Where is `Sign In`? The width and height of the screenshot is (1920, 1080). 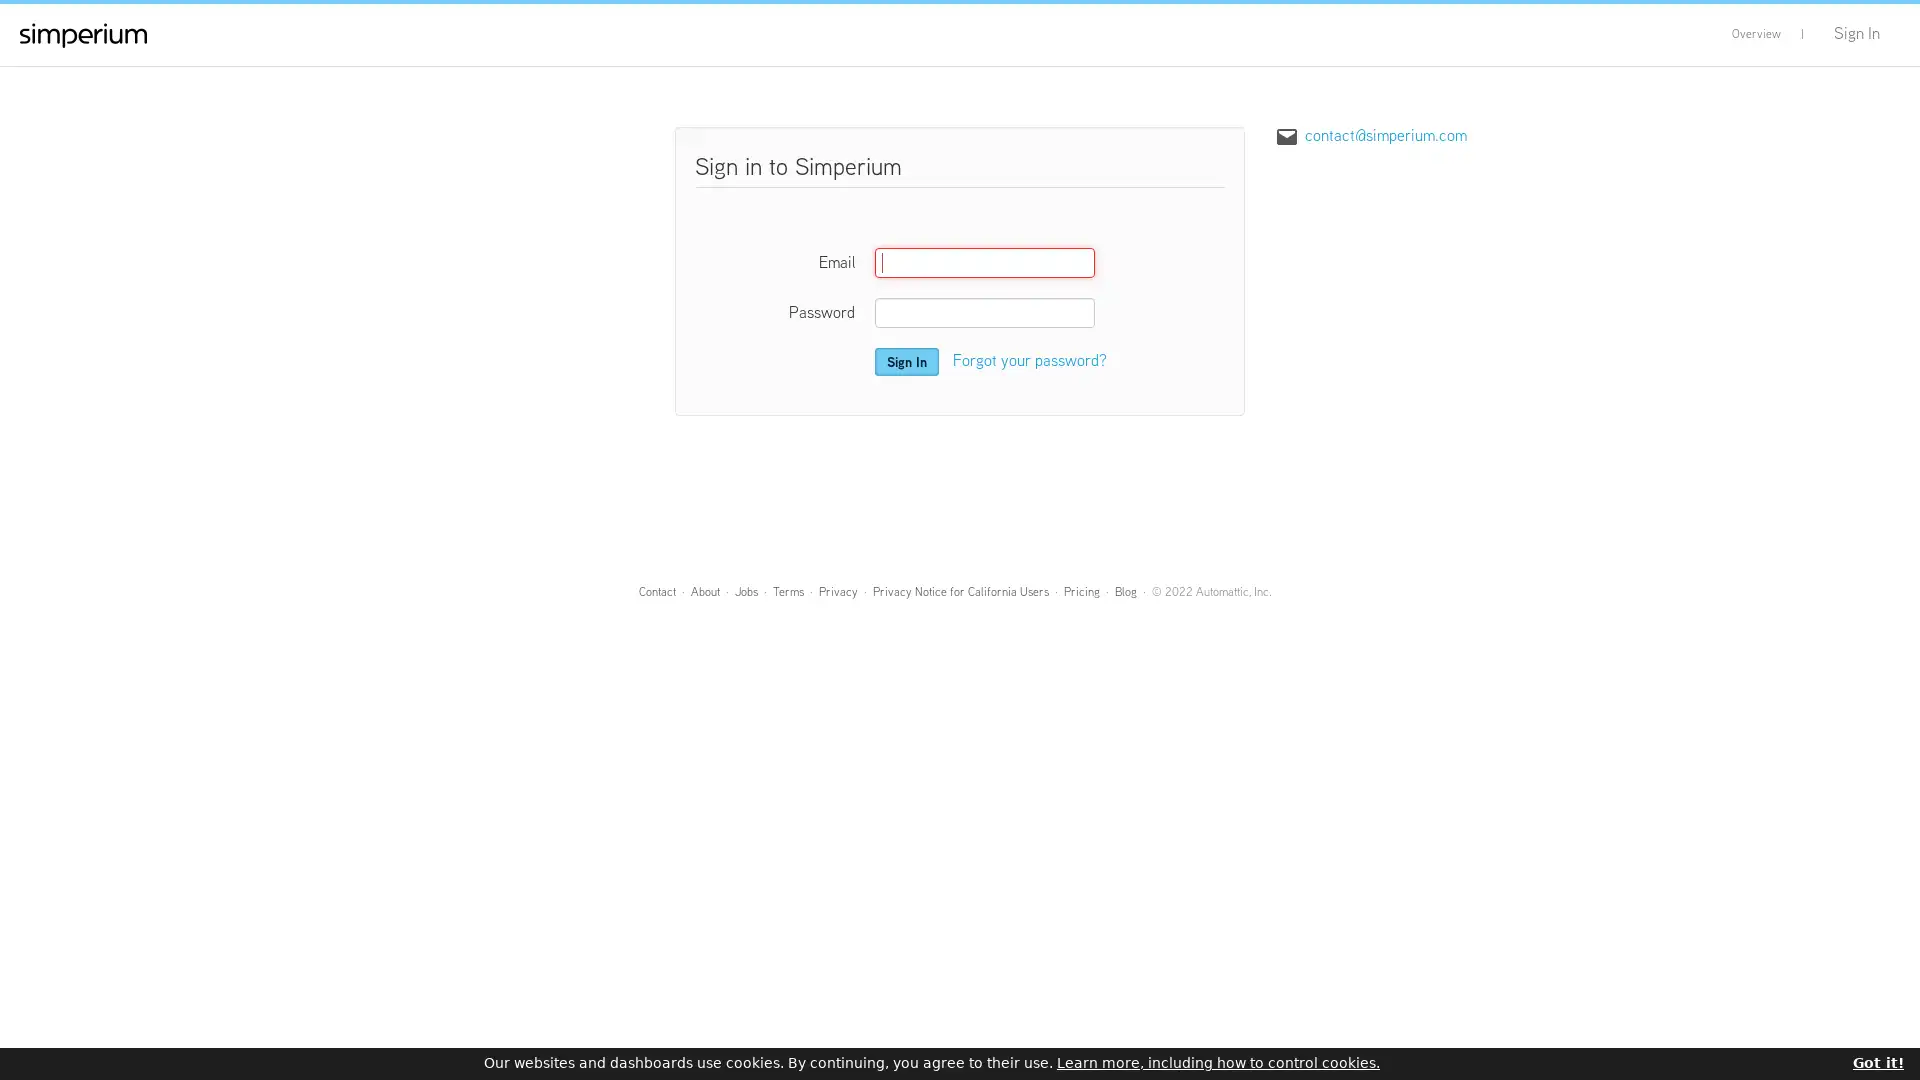
Sign In is located at coordinates (906, 362).